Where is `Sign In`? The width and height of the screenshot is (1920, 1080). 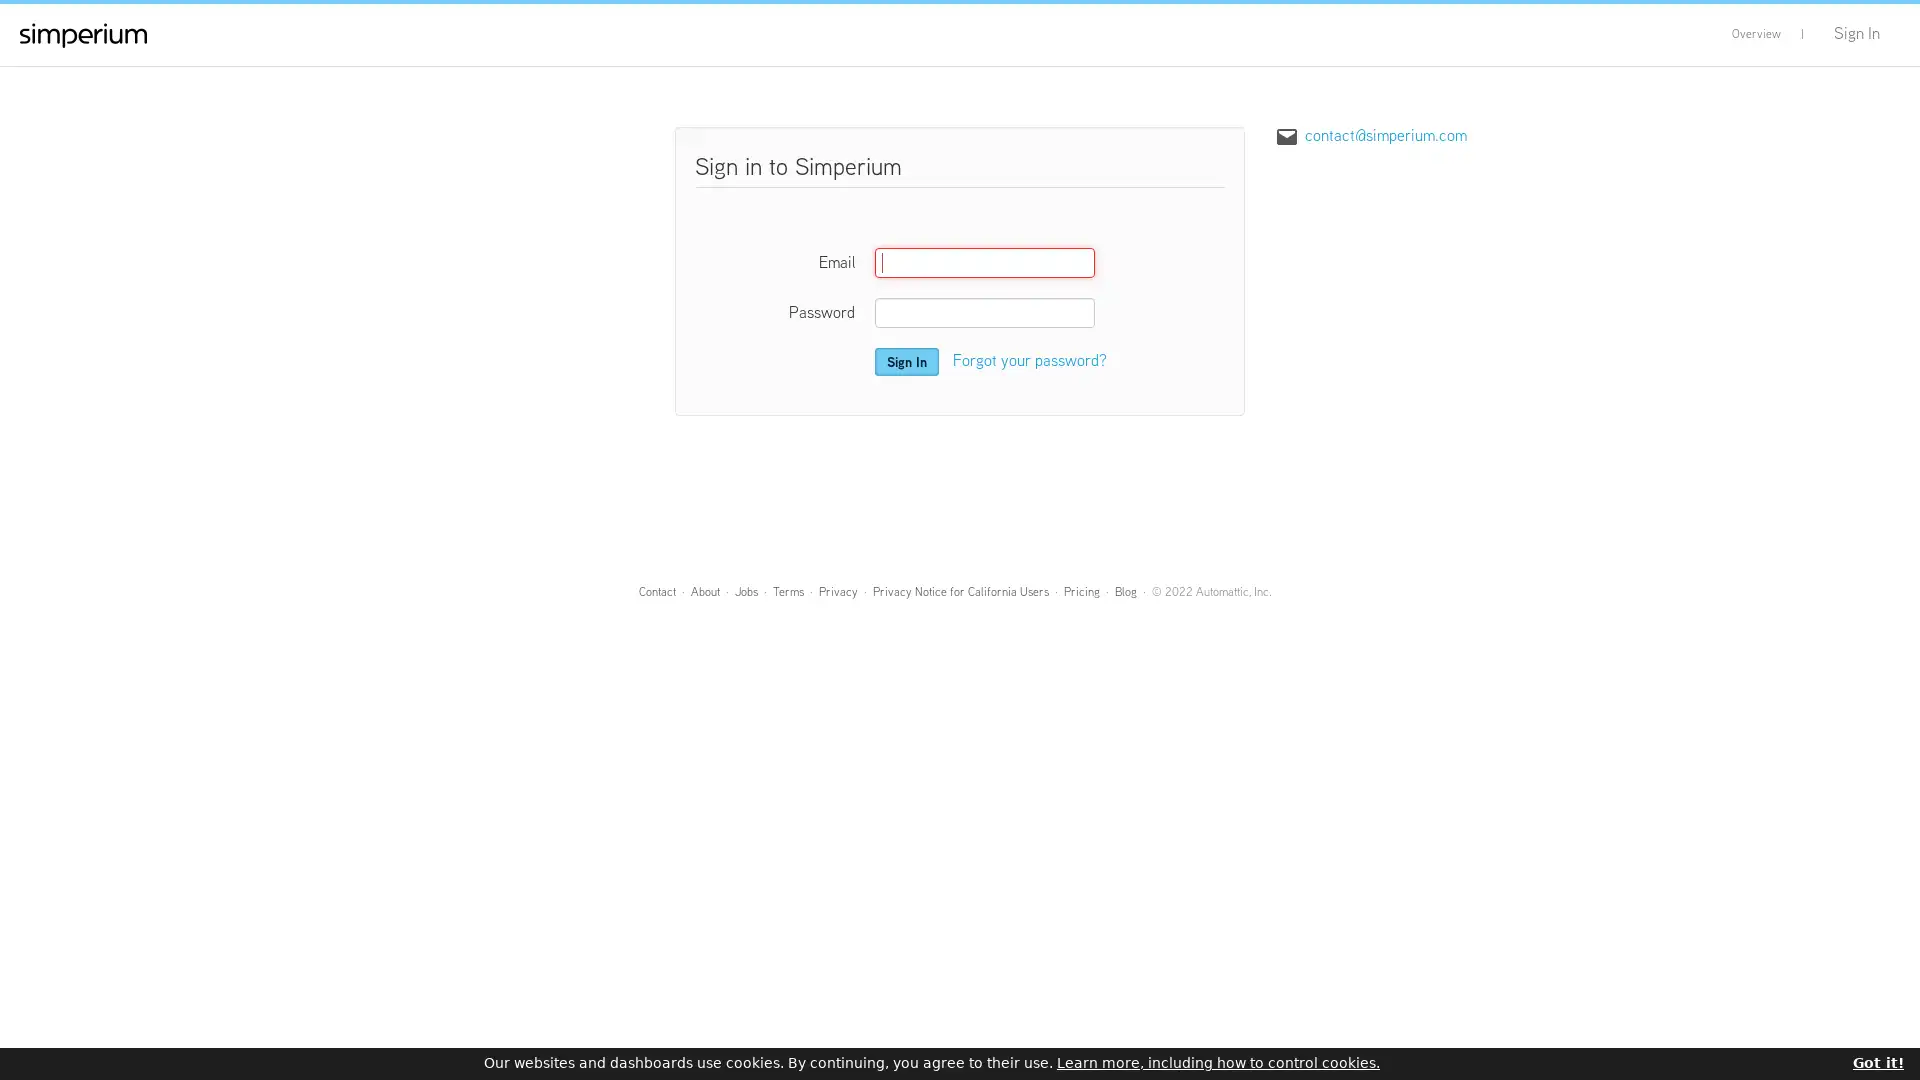
Sign In is located at coordinates (906, 362).